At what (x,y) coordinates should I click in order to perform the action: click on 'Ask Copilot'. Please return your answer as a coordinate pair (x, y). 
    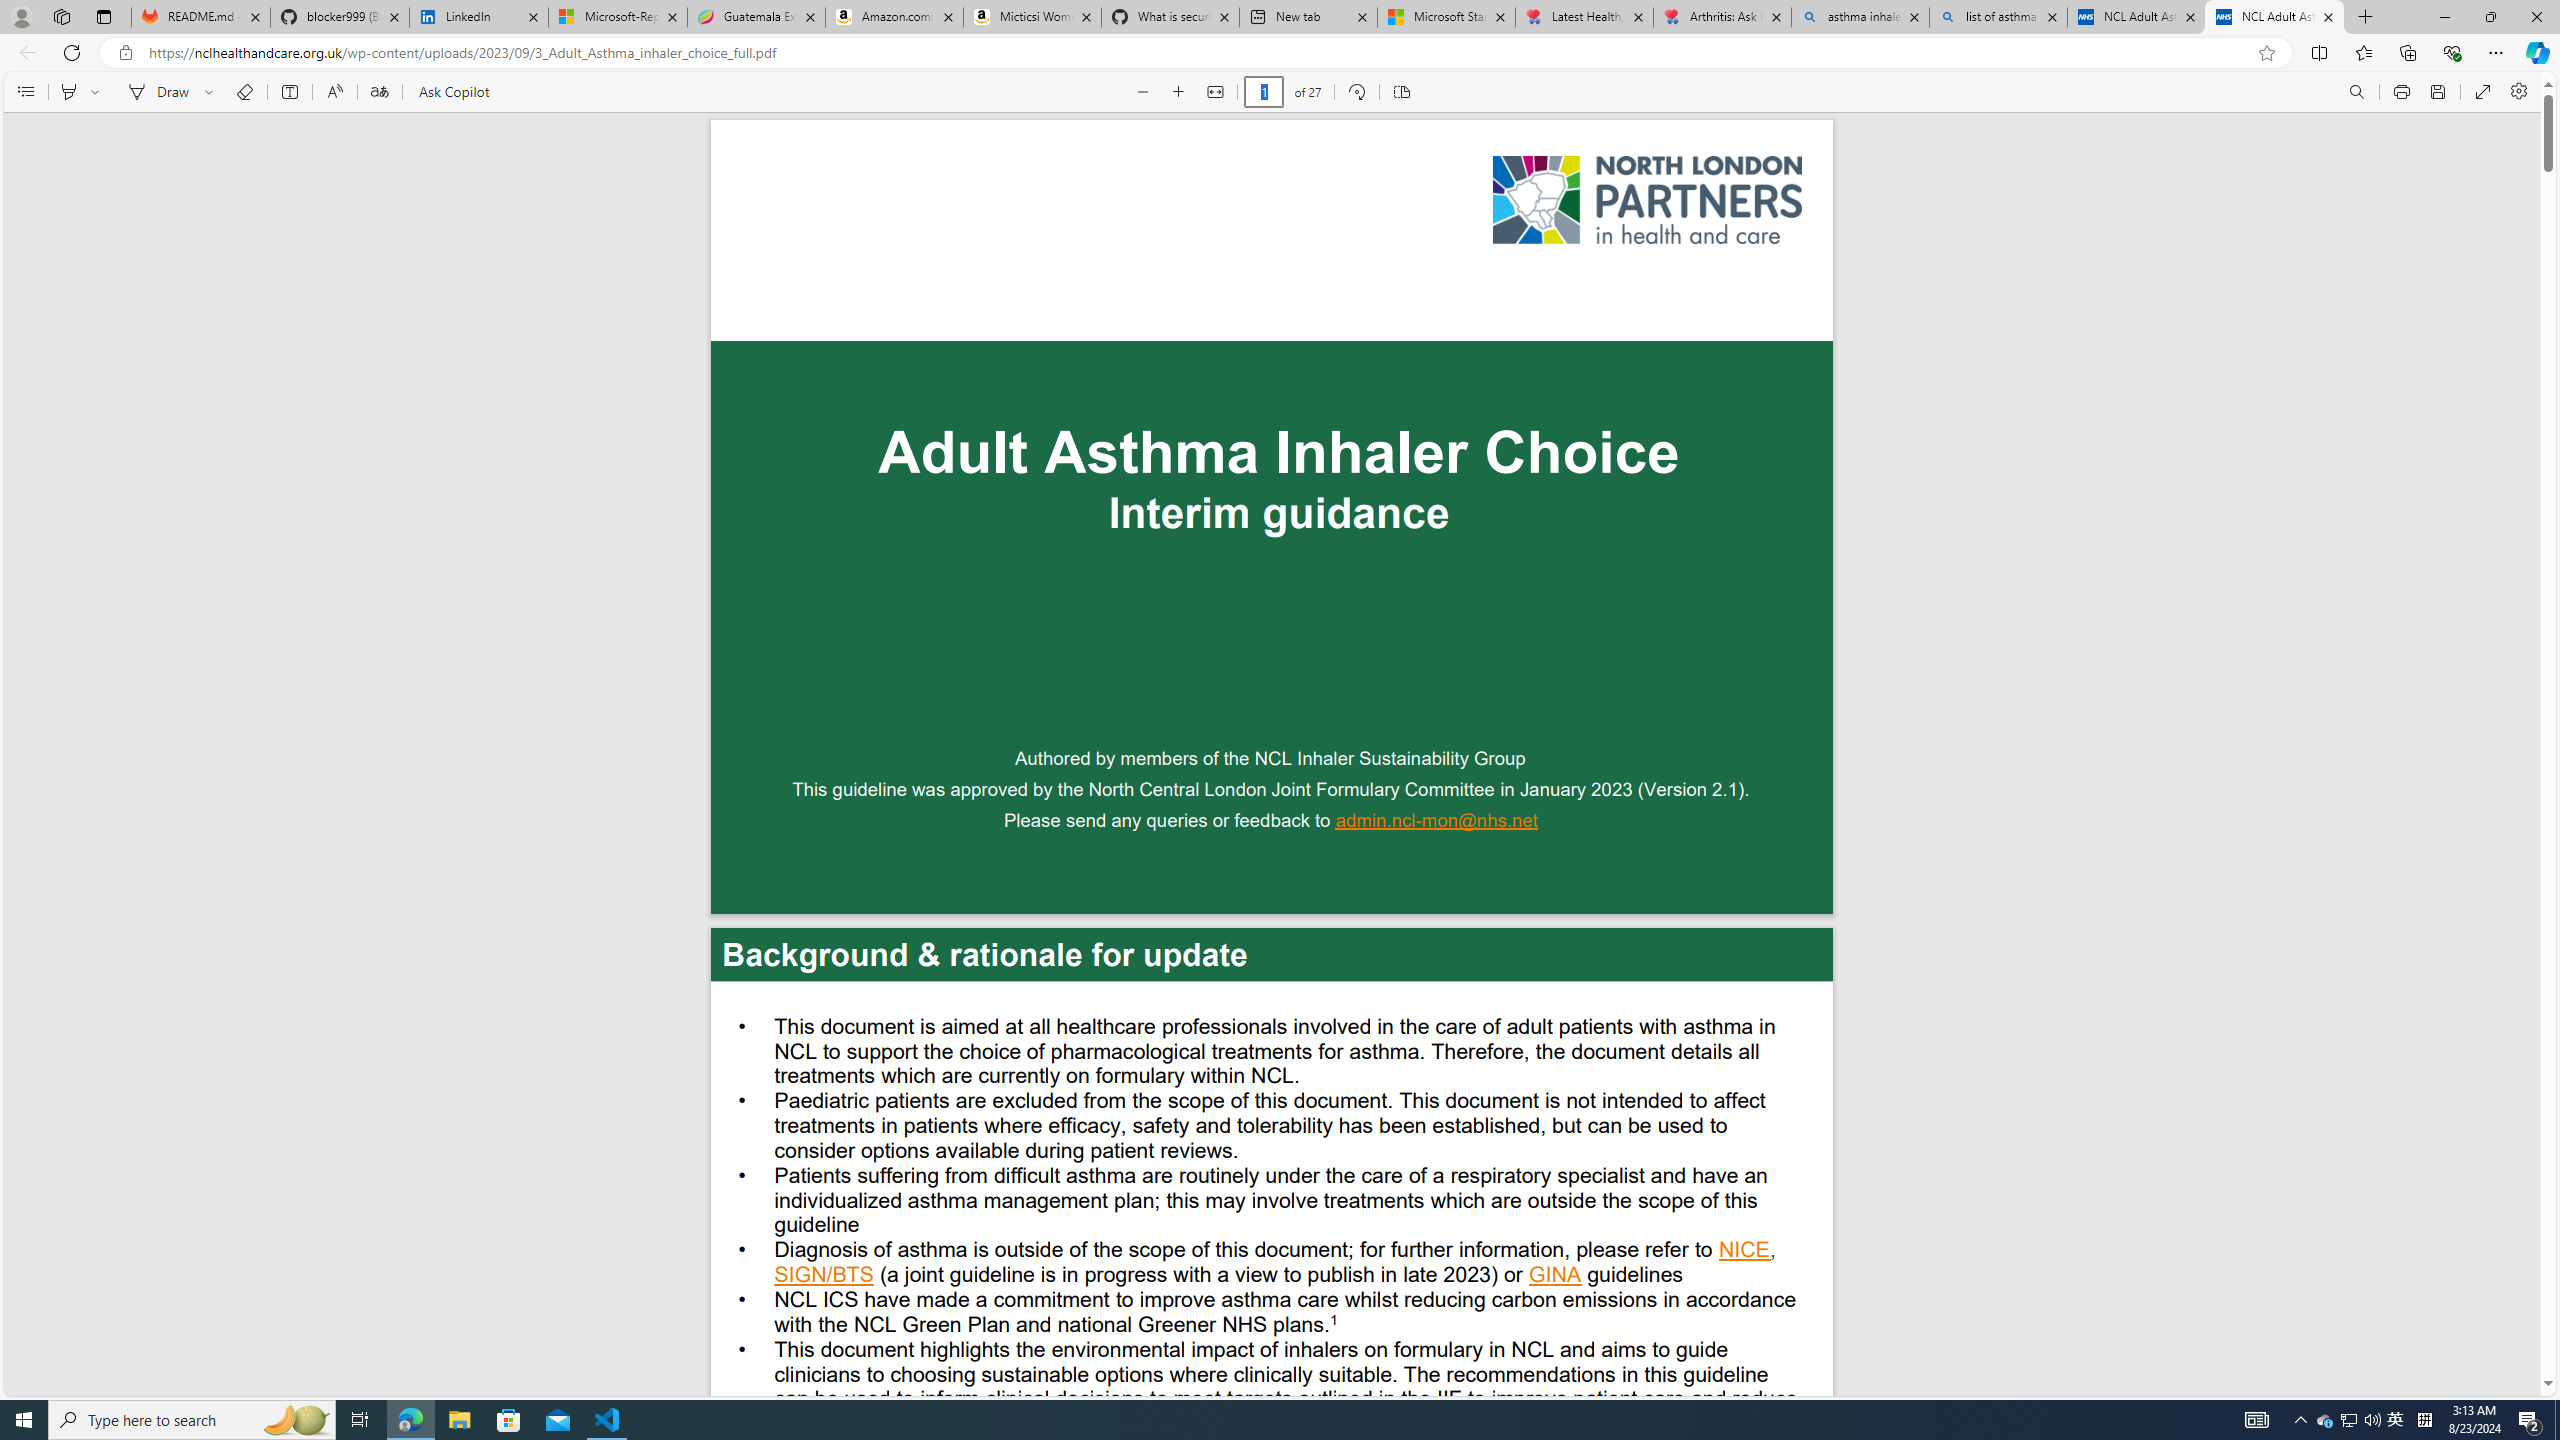
    Looking at the image, I should click on (452, 91).